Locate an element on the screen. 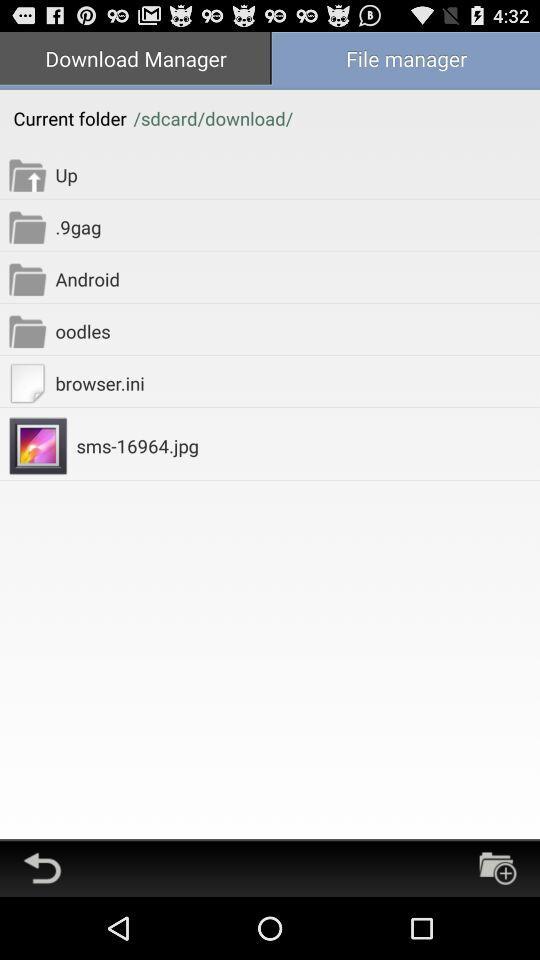 This screenshot has width=540, height=960. the .9gag app is located at coordinates (296, 226).